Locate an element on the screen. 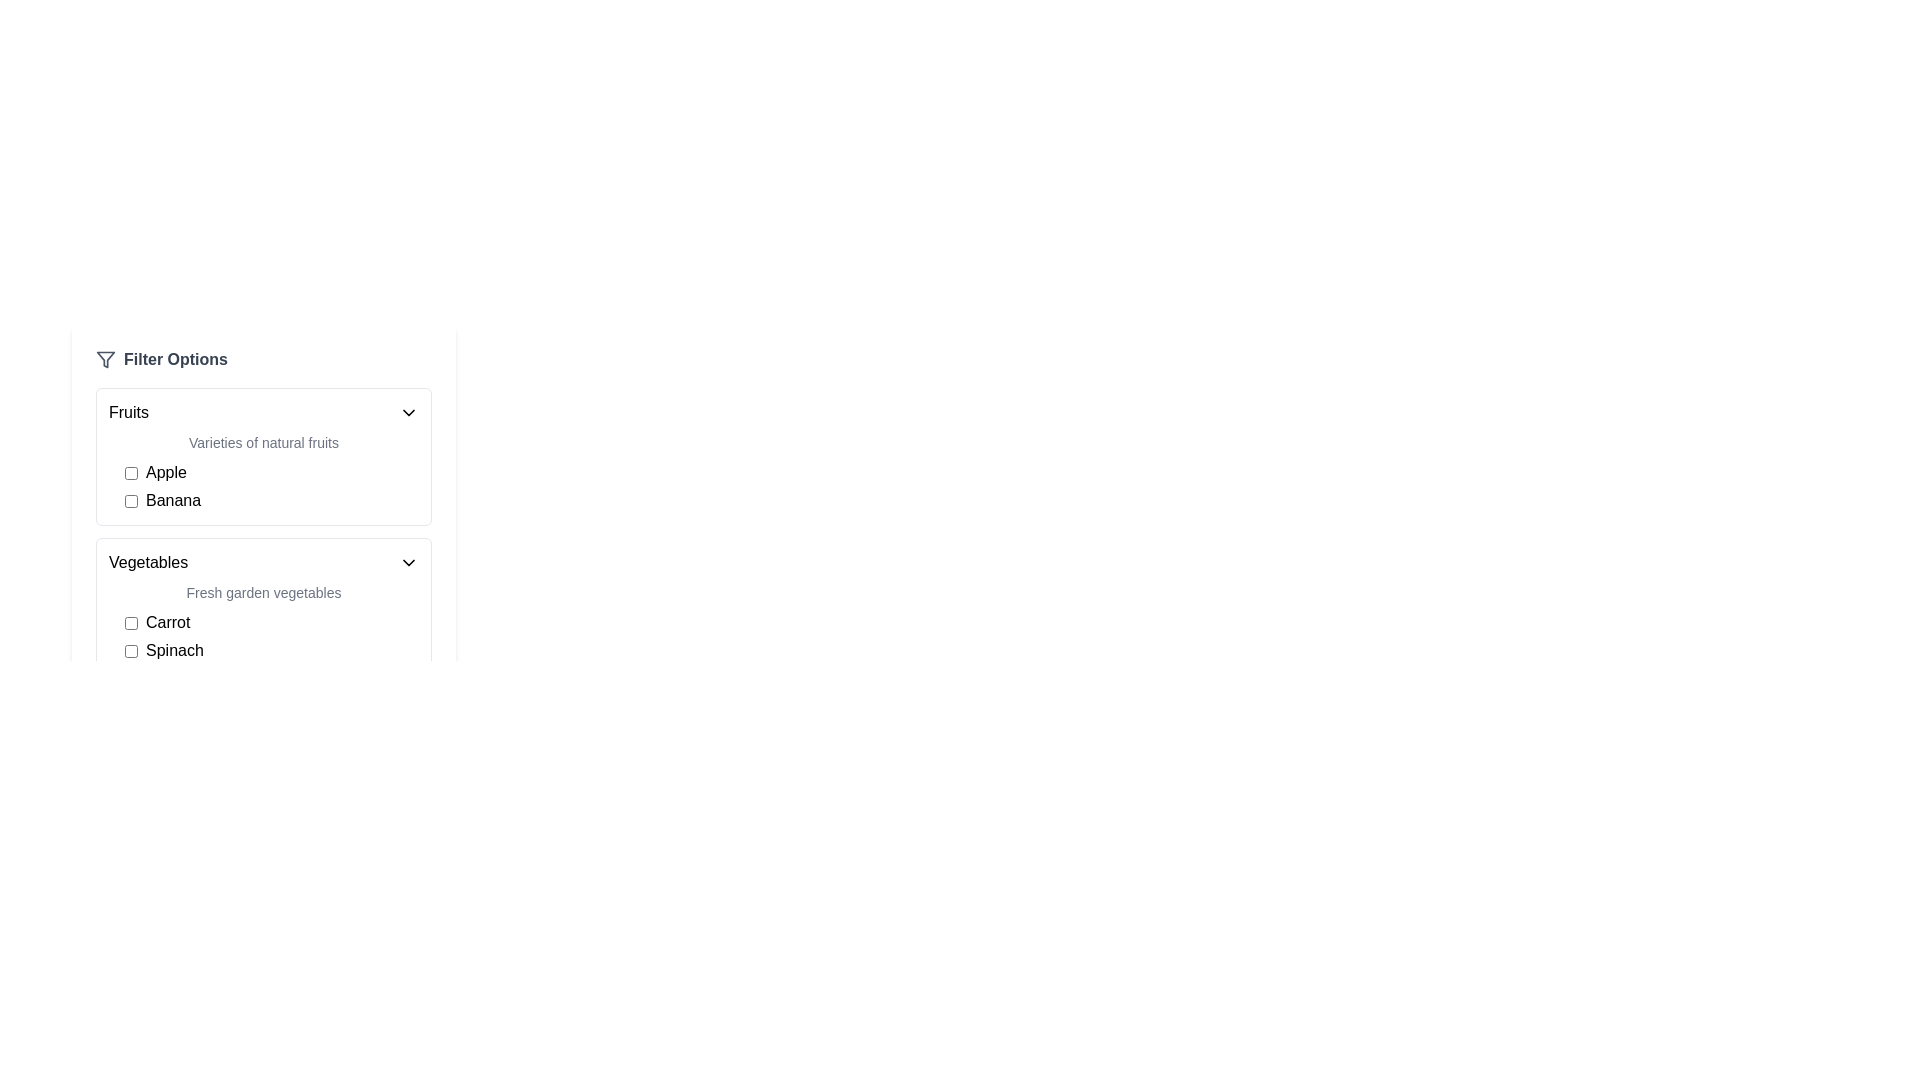  the checkbox is located at coordinates (130, 473).